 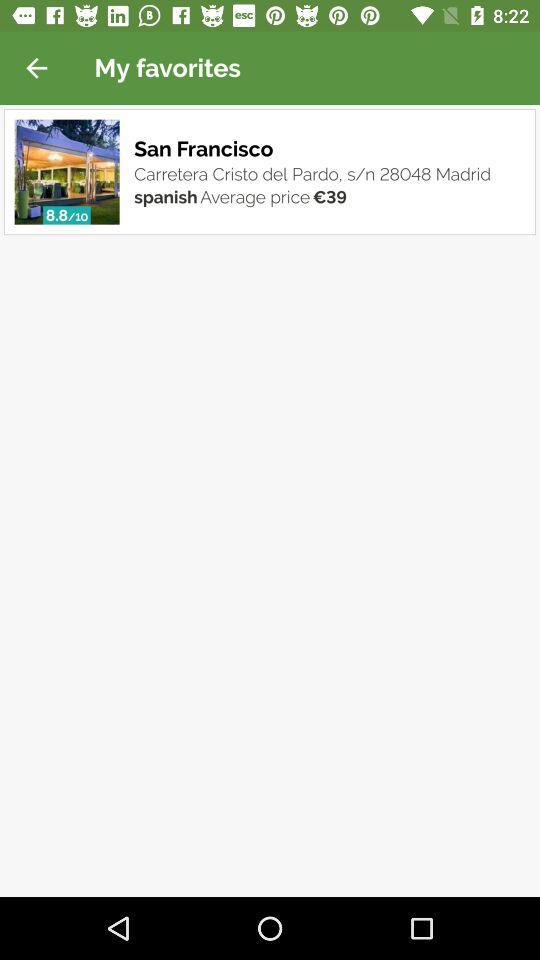 I want to click on icon to the left of my favorites item, so click(x=36, y=68).